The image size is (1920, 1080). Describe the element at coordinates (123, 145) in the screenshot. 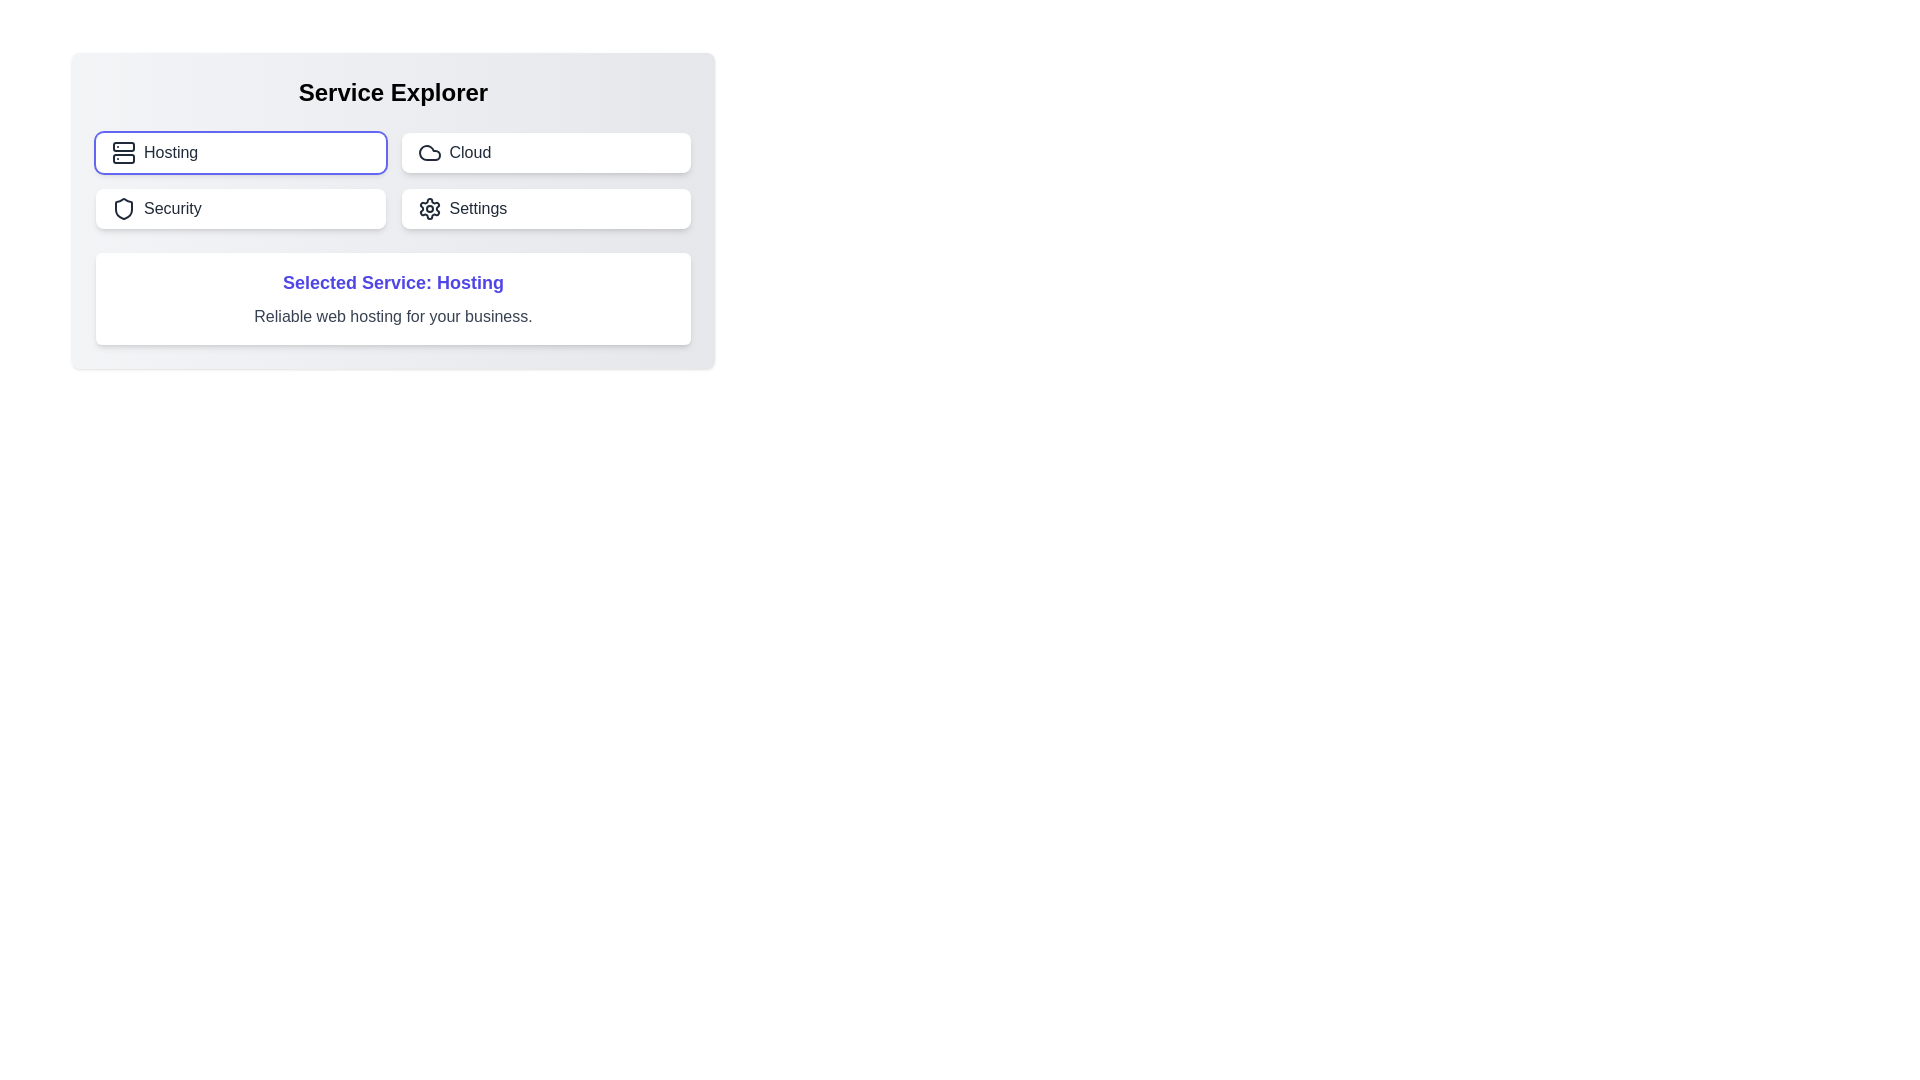

I see `the first rectangle of the server icon located in the upper-left segment of the interface, which serves as a visual cue related to the 'Hosting' button` at that location.